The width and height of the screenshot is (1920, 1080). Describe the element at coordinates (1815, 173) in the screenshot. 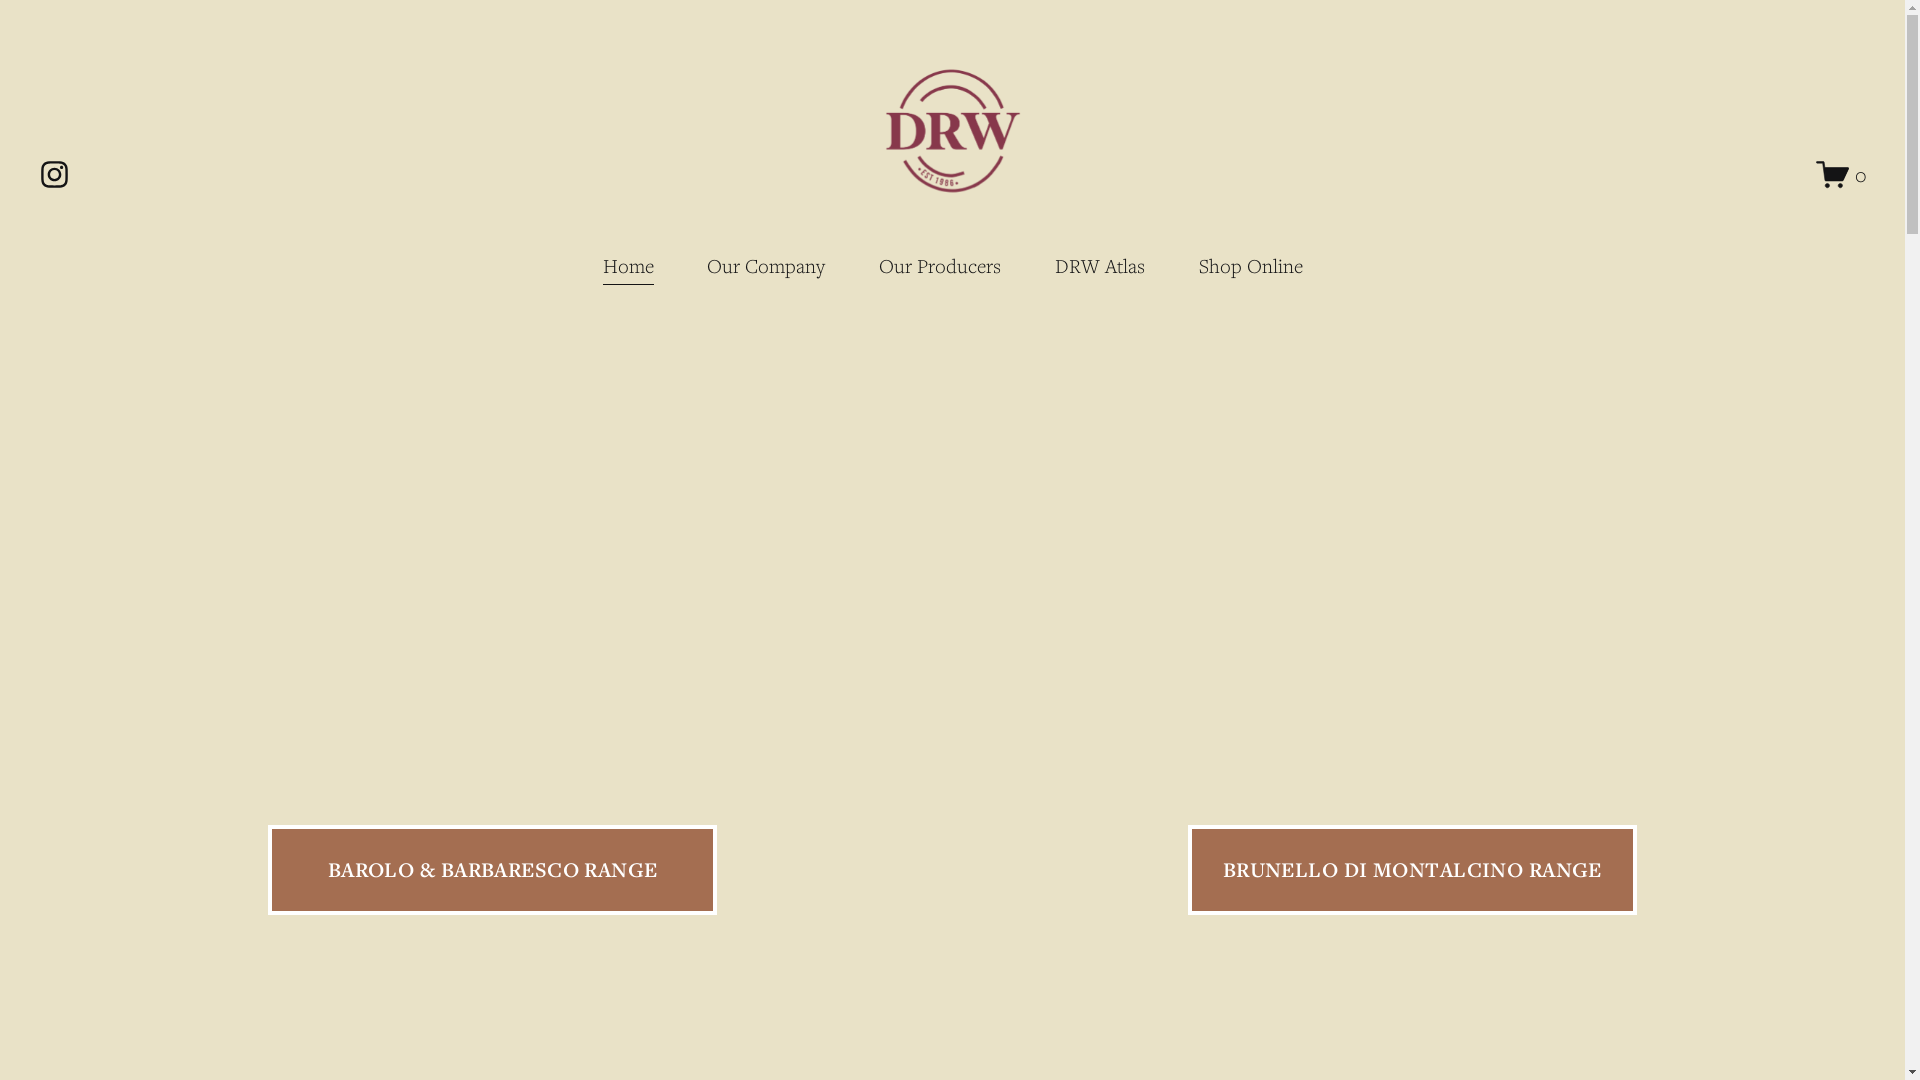

I see `'0'` at that location.